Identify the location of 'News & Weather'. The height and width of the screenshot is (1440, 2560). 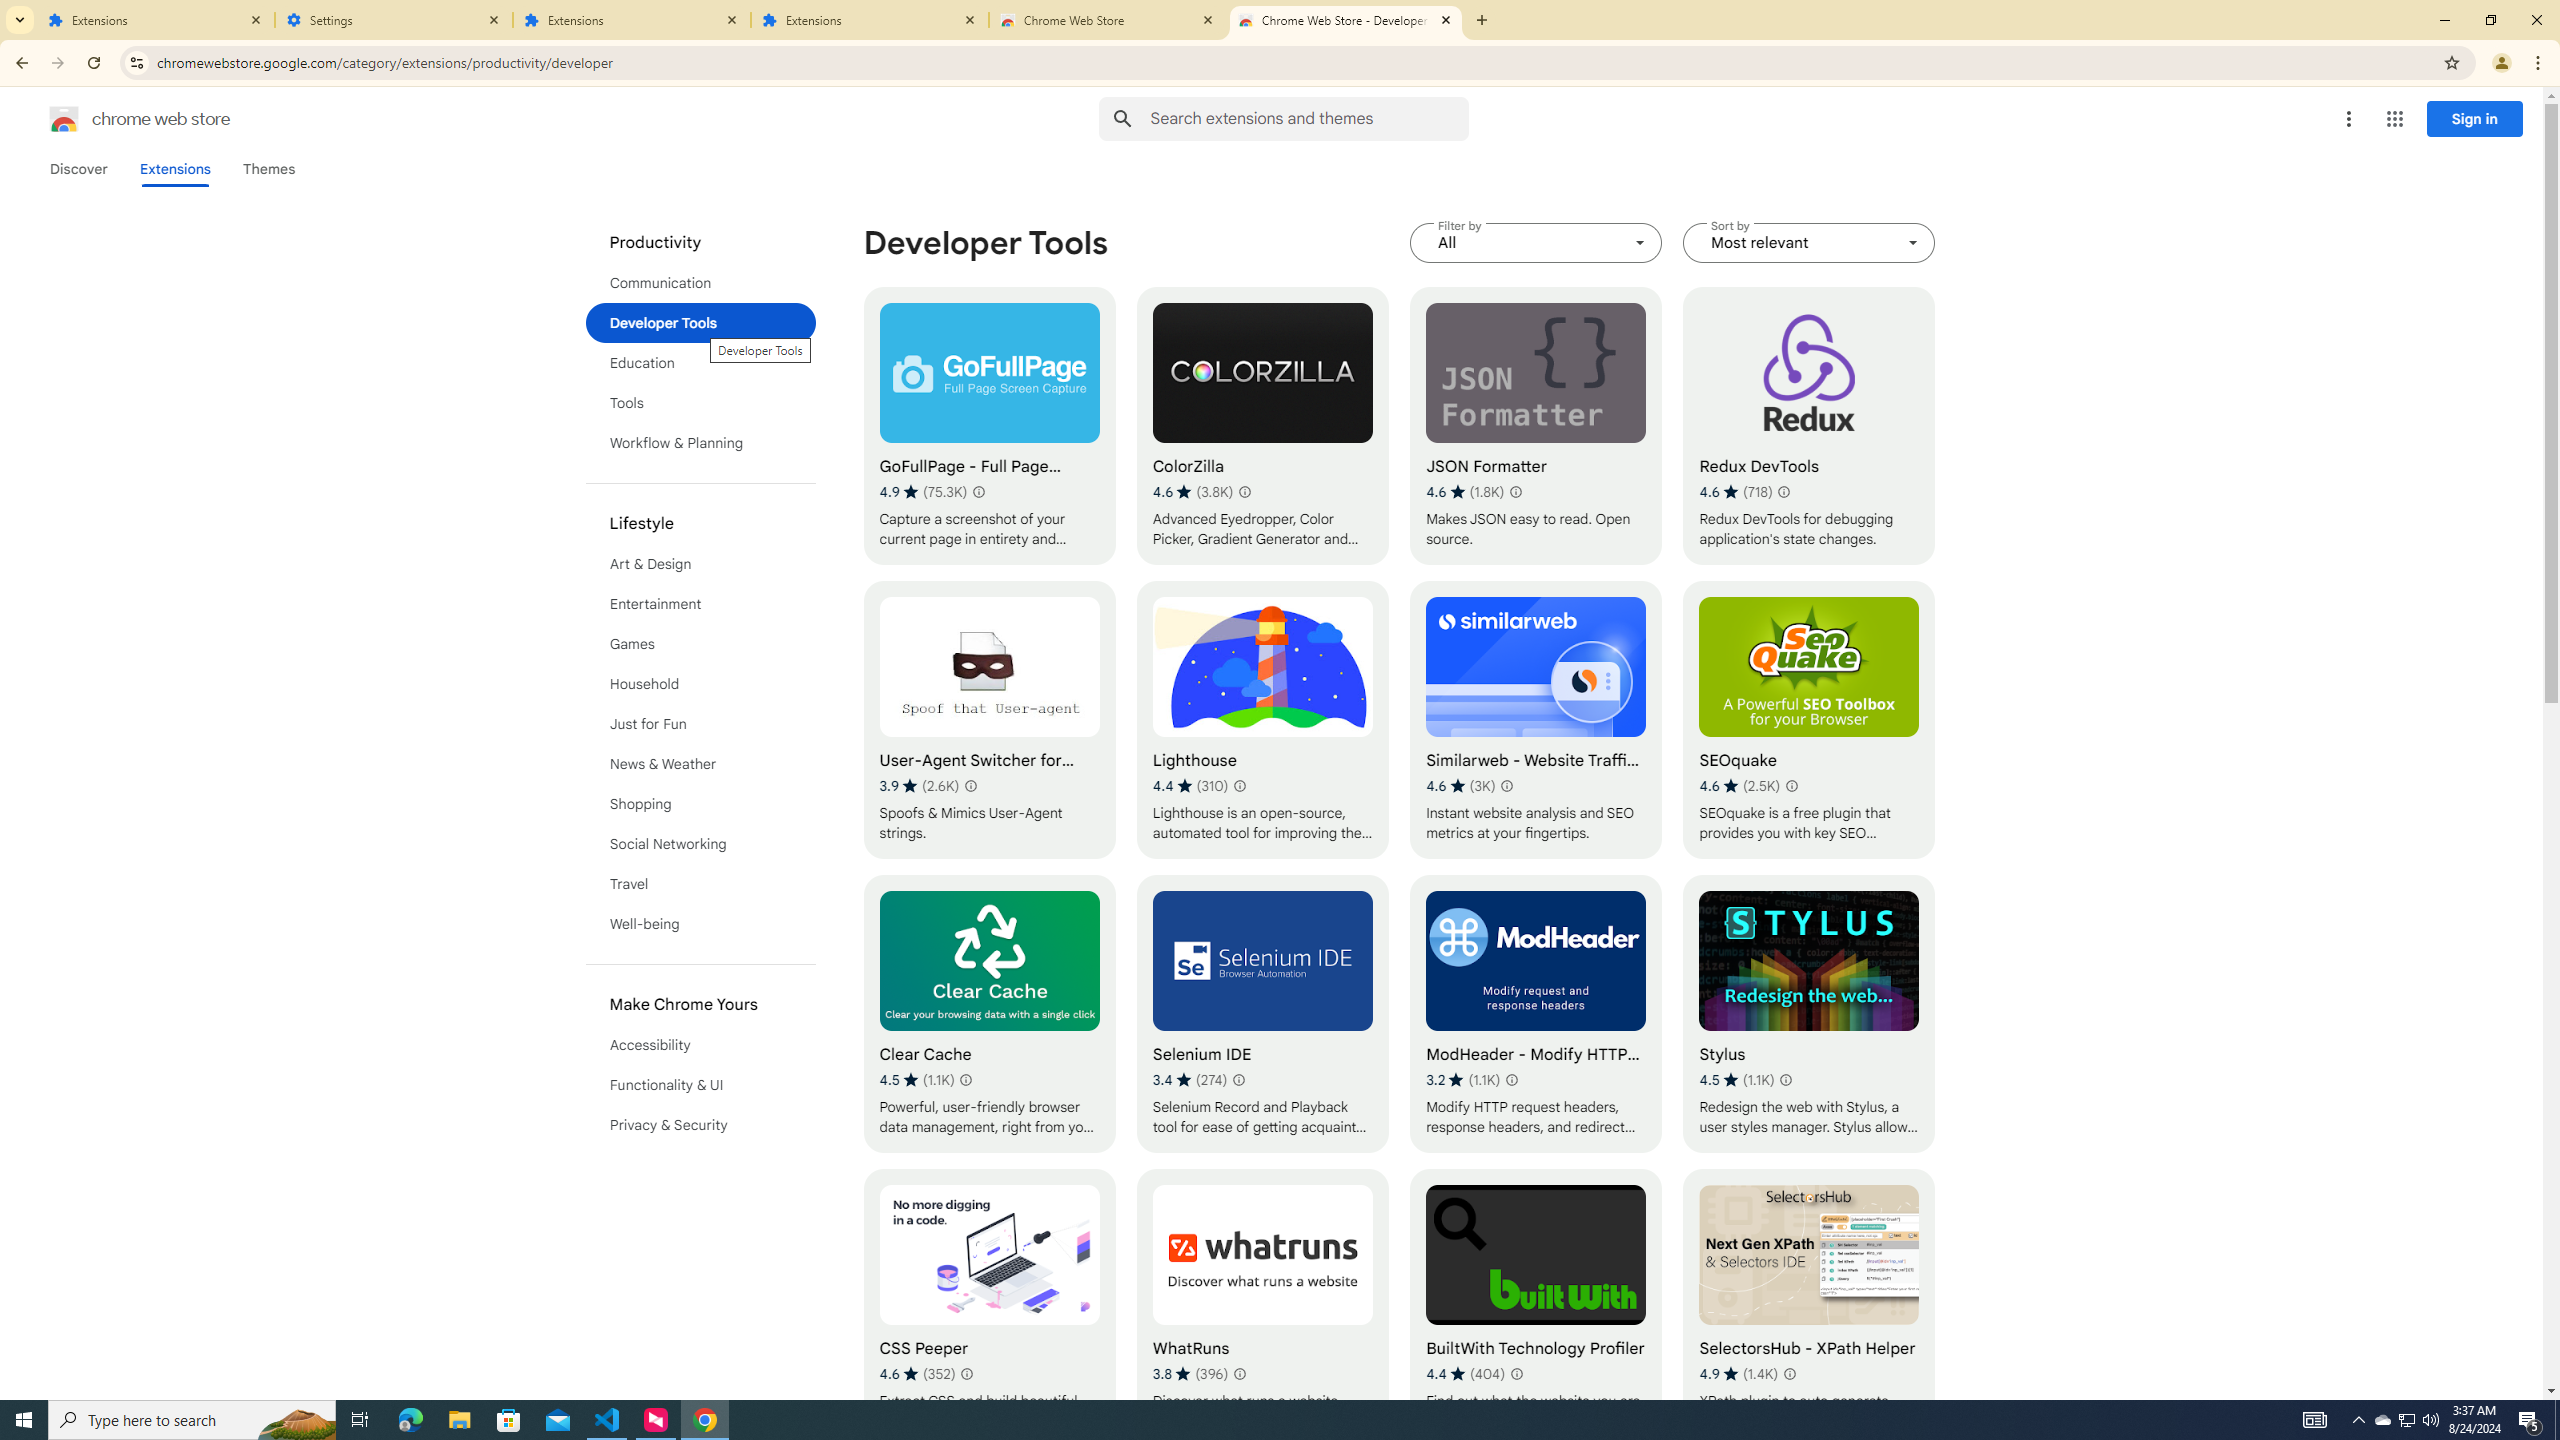
(701, 762).